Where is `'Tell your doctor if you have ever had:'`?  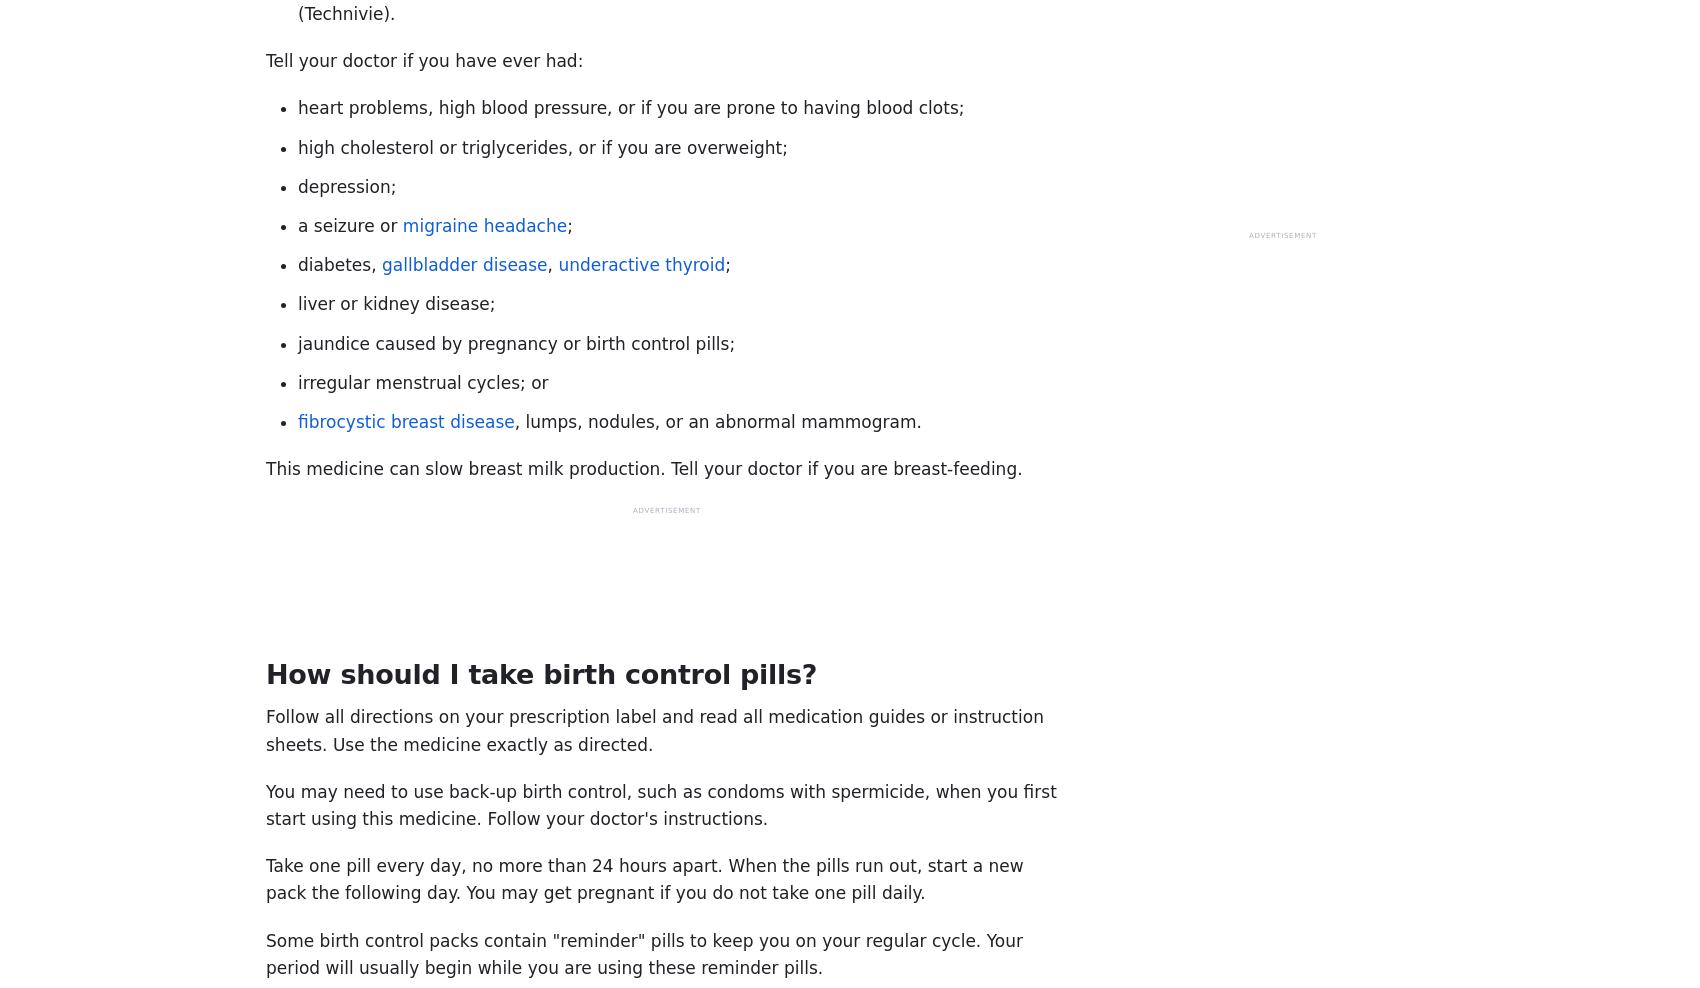
'Tell your doctor if you have ever had:' is located at coordinates (423, 59).